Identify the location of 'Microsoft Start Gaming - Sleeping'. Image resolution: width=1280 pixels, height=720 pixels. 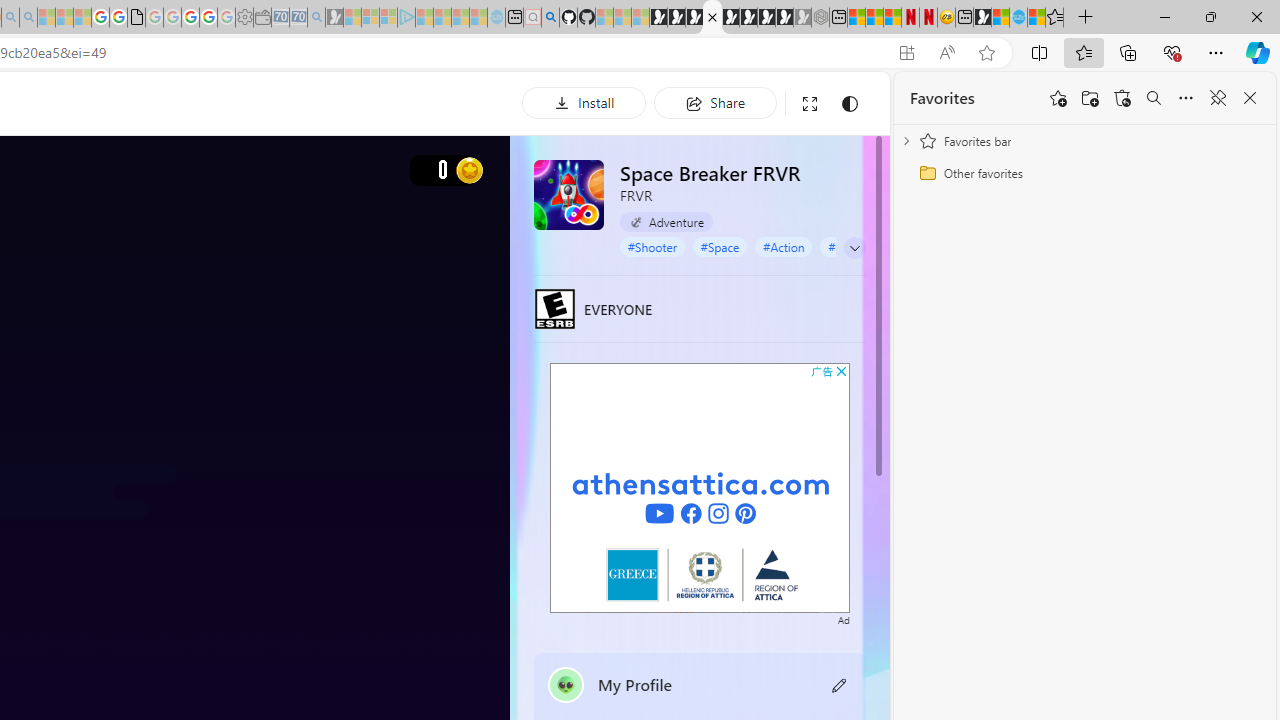
(334, 17).